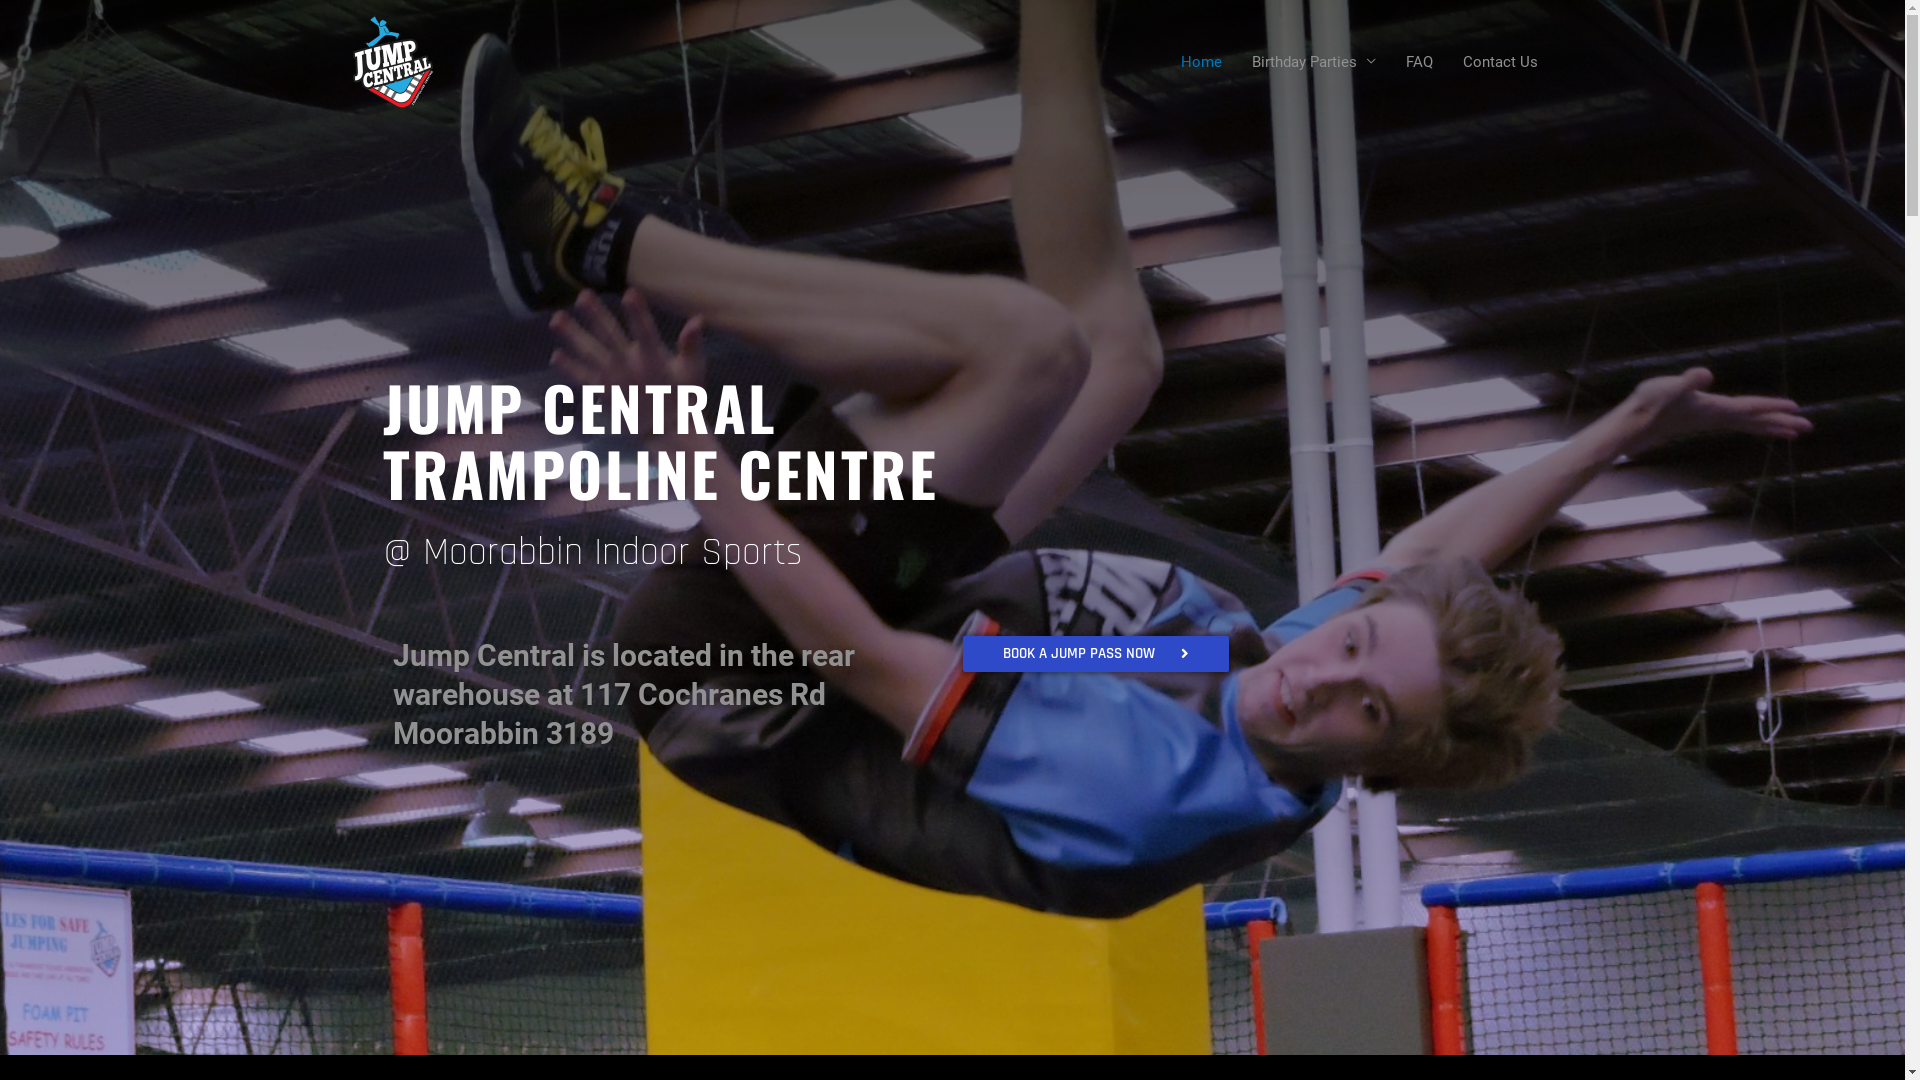  I want to click on 'Contact Us', so click(1500, 60).